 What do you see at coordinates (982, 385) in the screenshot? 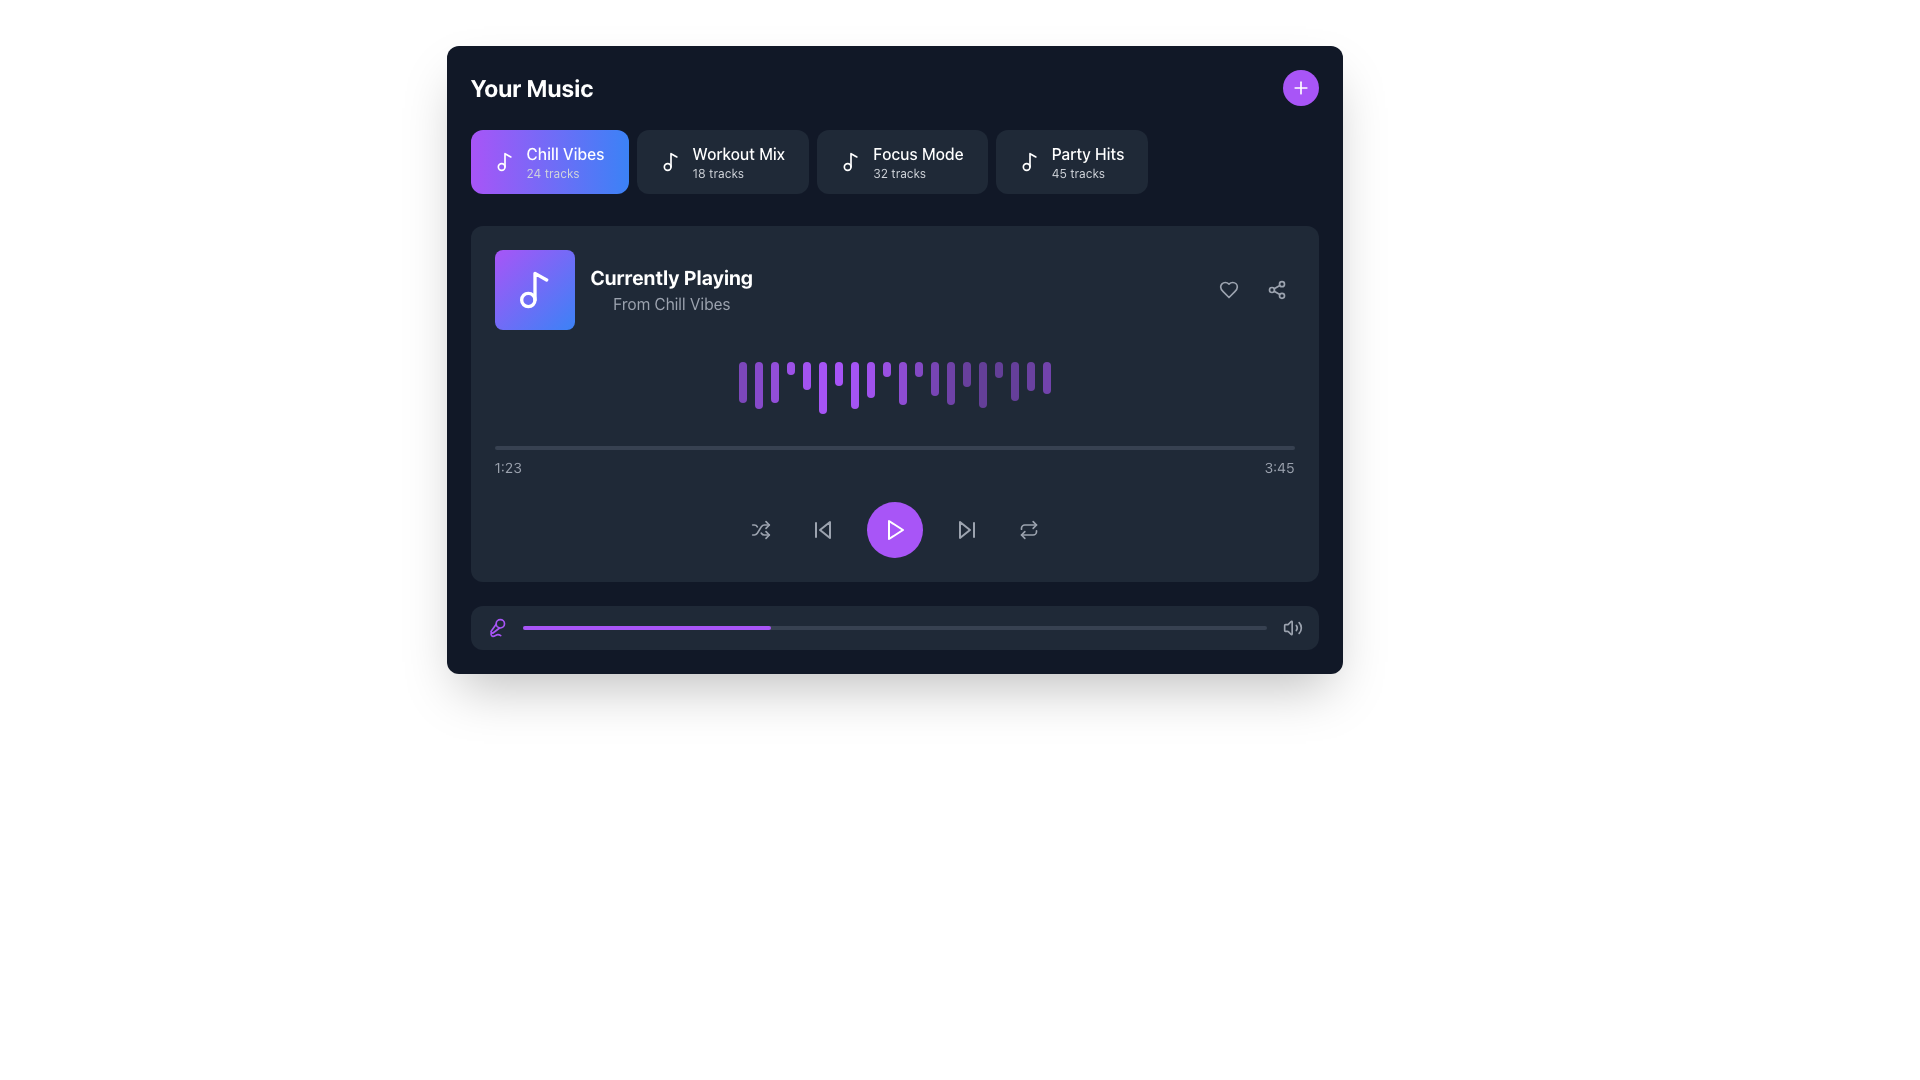
I see `the 16th purple vertical progress indicator bar with rounded edges located centrally in the playback section` at bounding box center [982, 385].